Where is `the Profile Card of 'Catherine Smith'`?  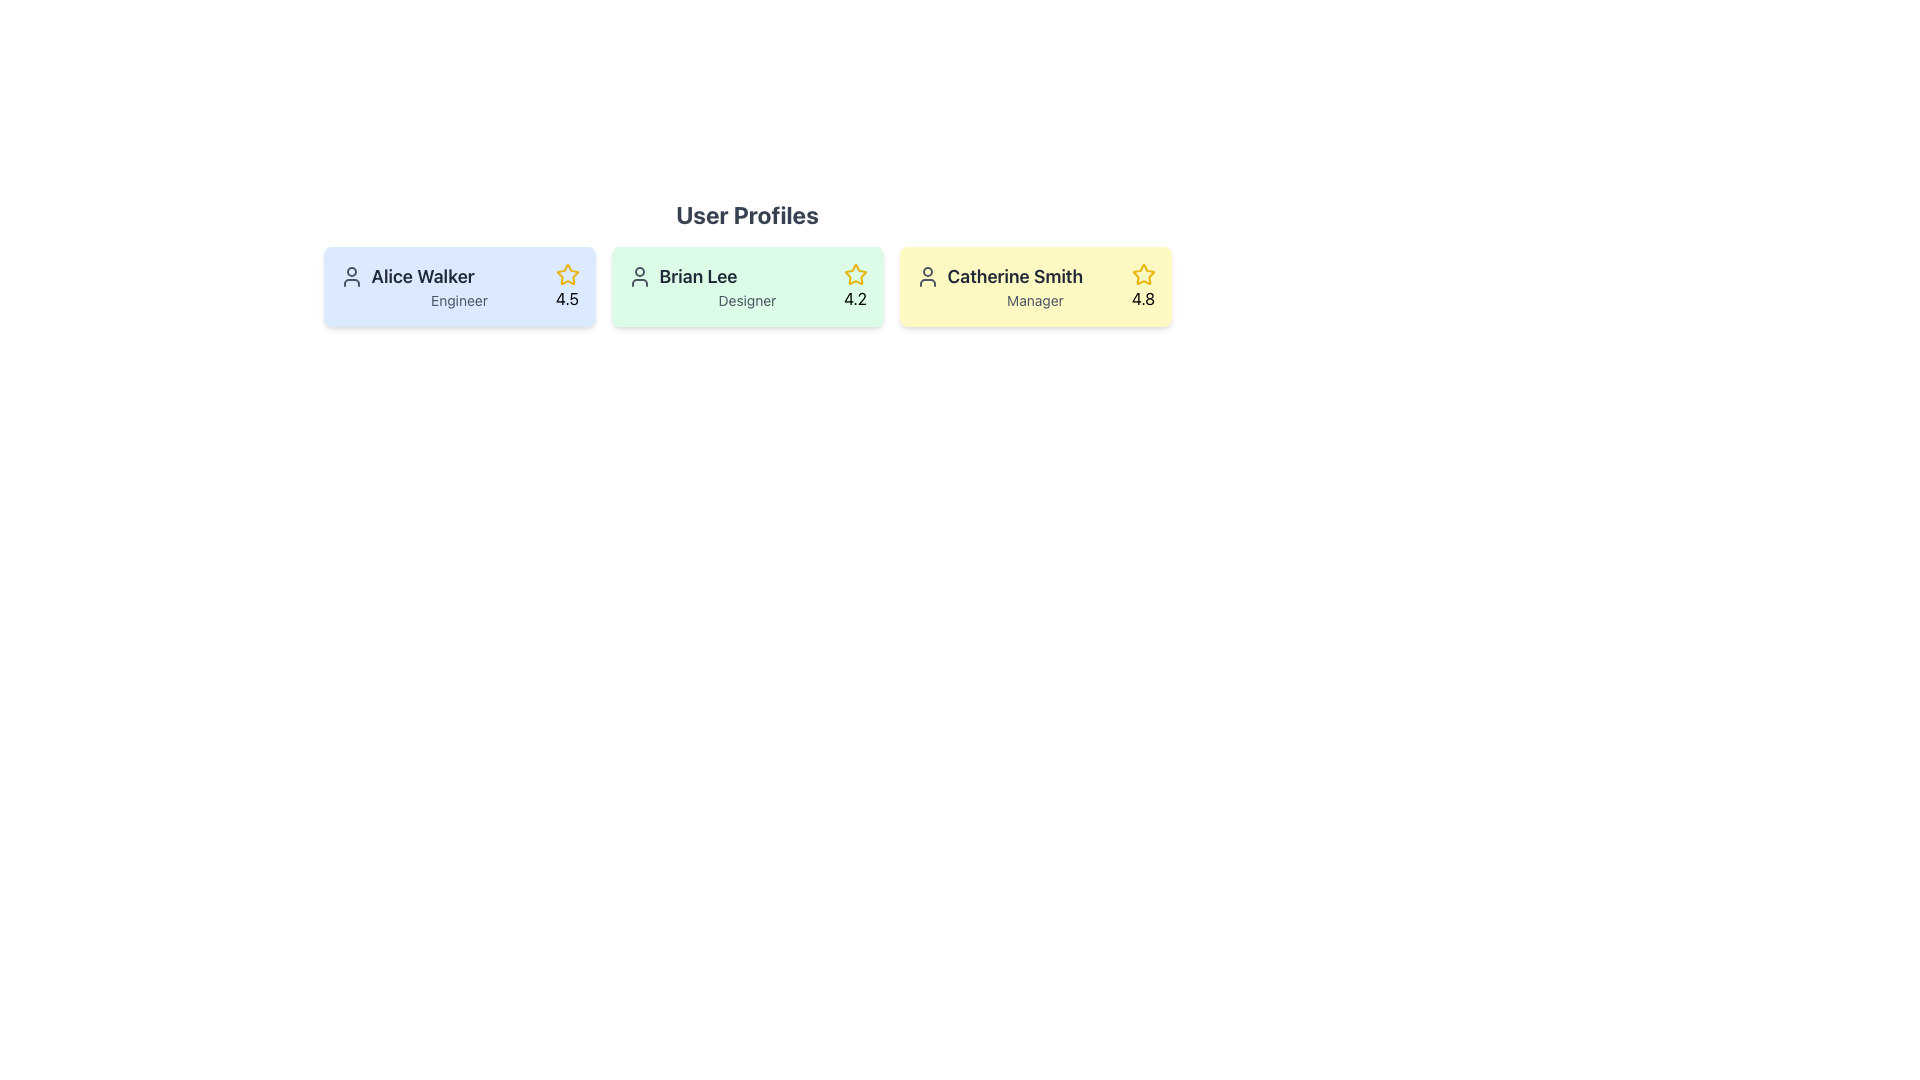 the Profile Card of 'Catherine Smith' is located at coordinates (1035, 286).